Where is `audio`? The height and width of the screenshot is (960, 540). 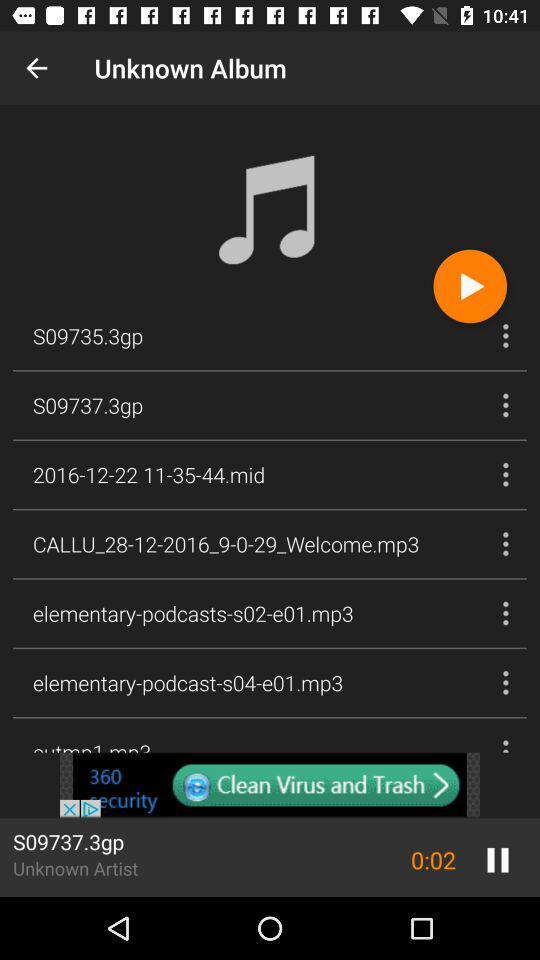
audio is located at coordinates (470, 285).